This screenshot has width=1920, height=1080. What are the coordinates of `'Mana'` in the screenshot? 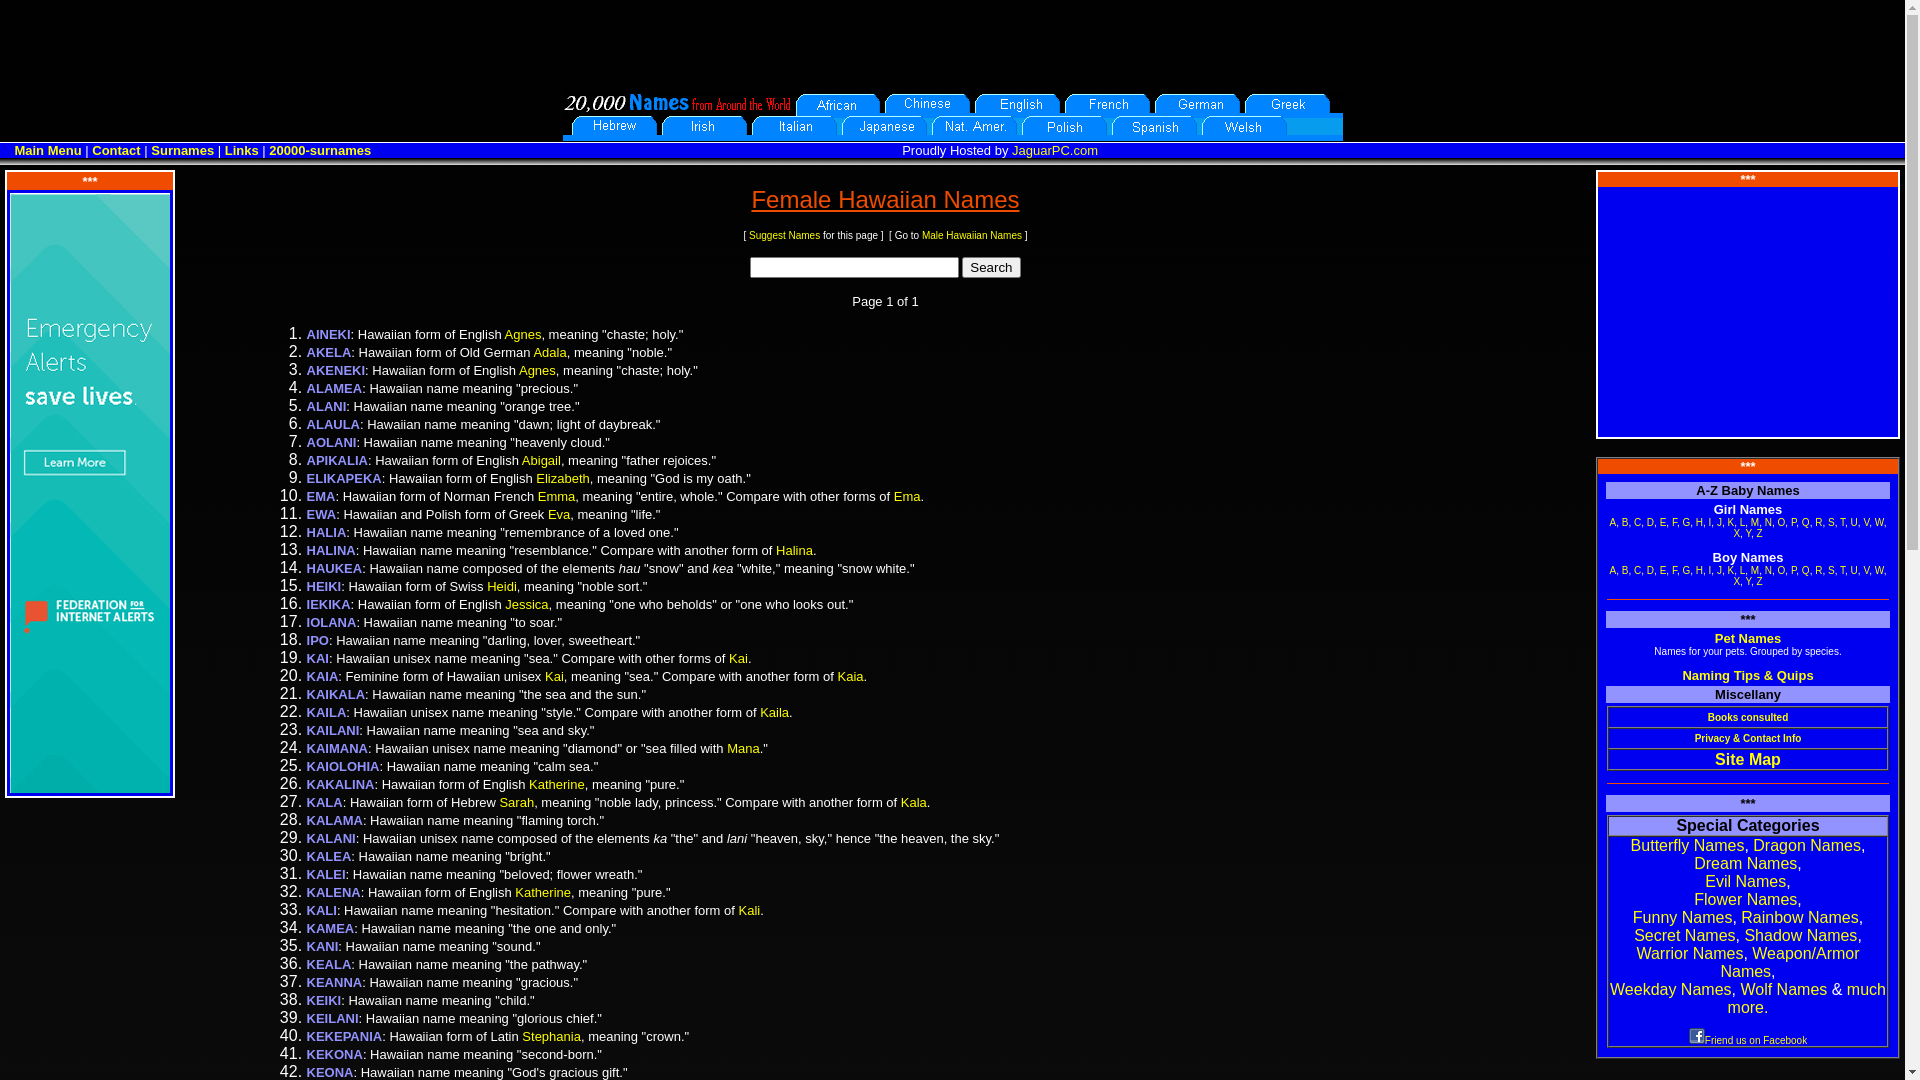 It's located at (742, 748).